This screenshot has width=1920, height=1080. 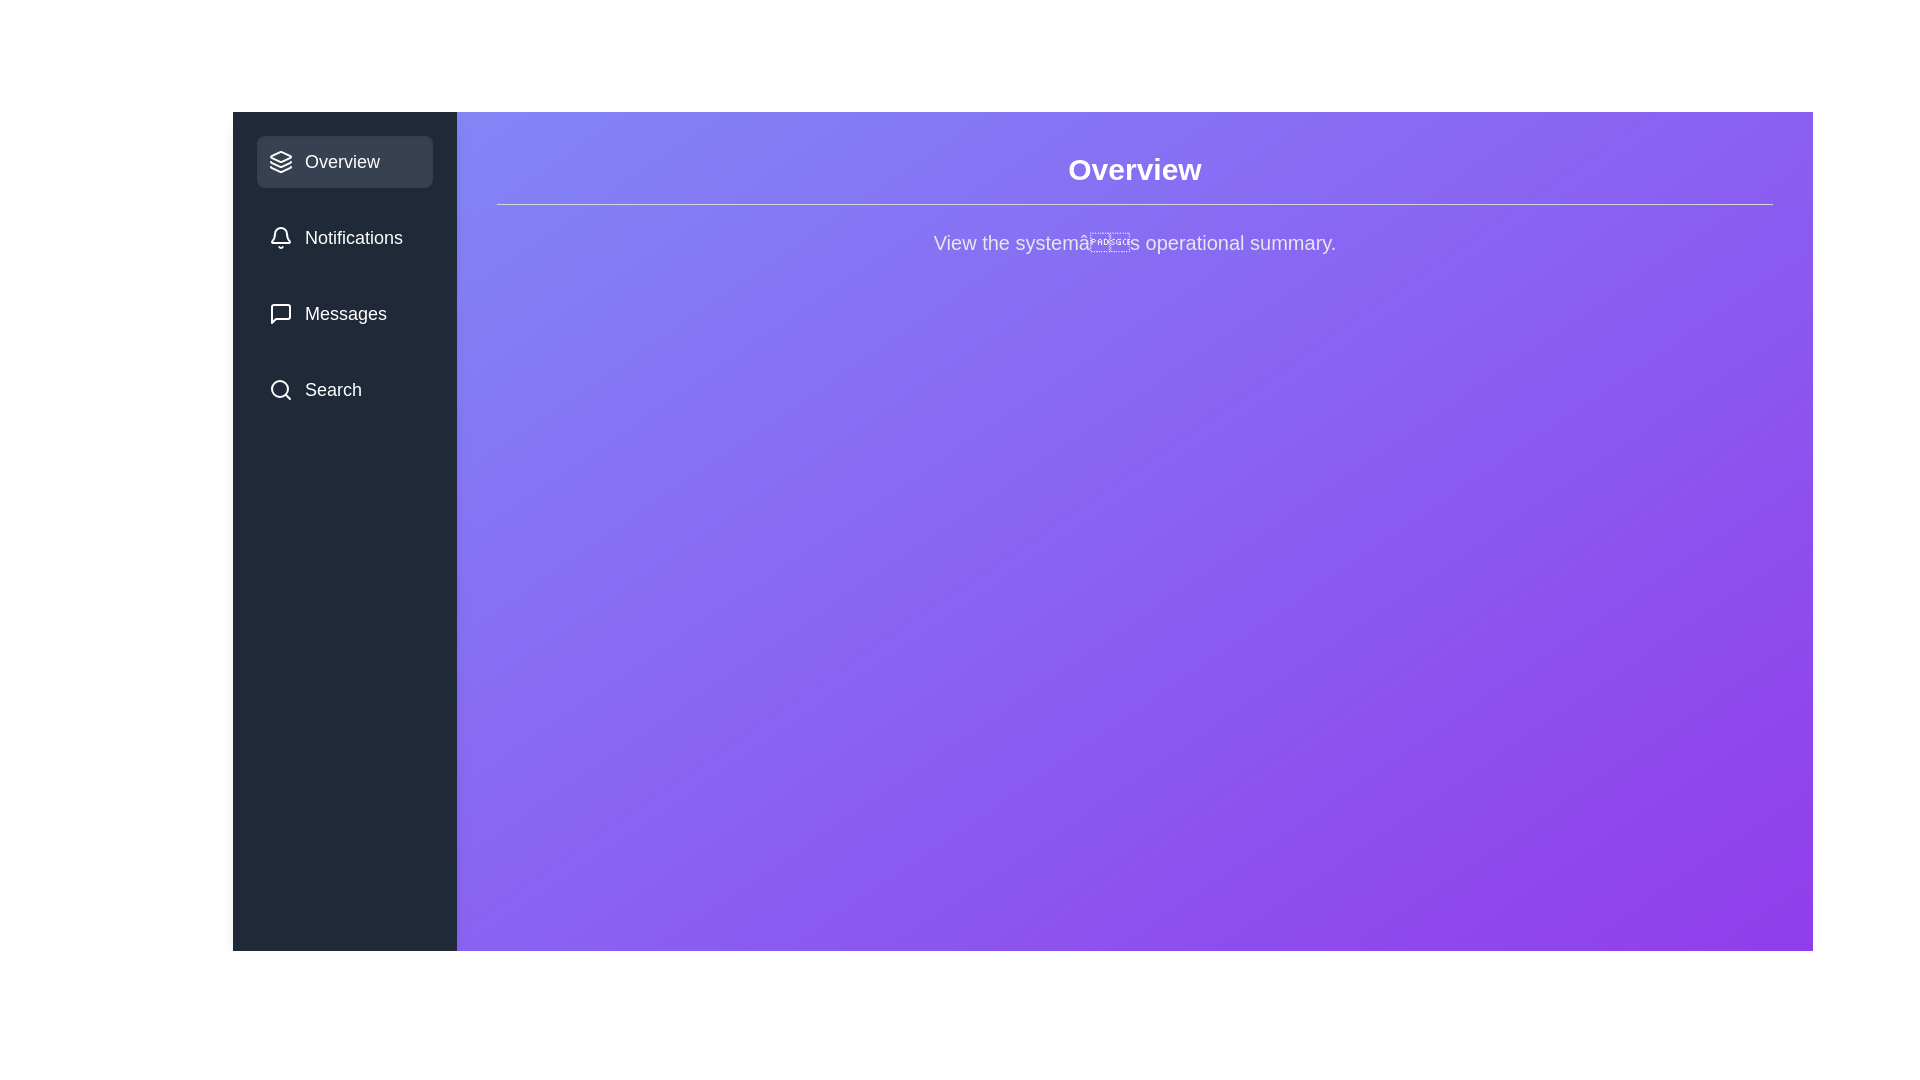 I want to click on the Messages tab in the menu, so click(x=345, y=313).